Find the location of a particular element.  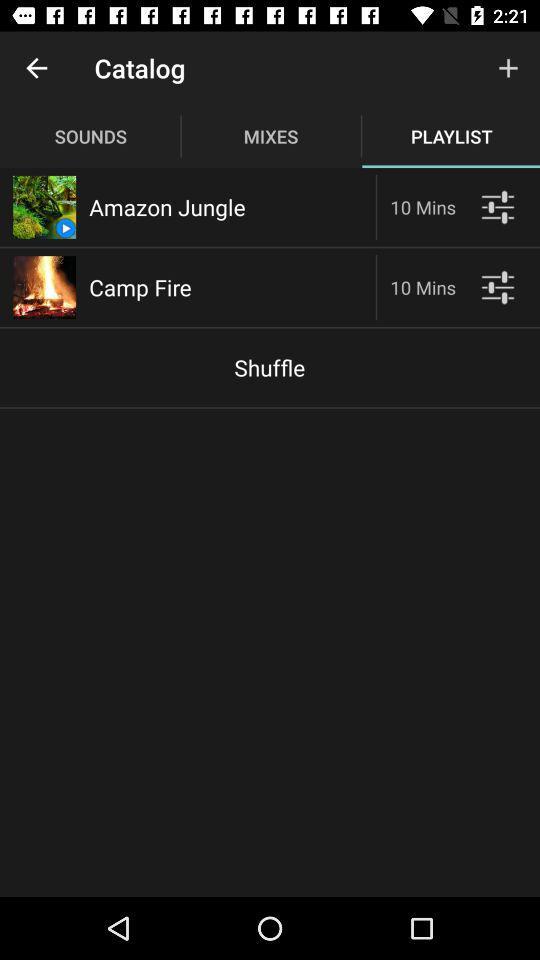

modify settings is located at coordinates (496, 286).